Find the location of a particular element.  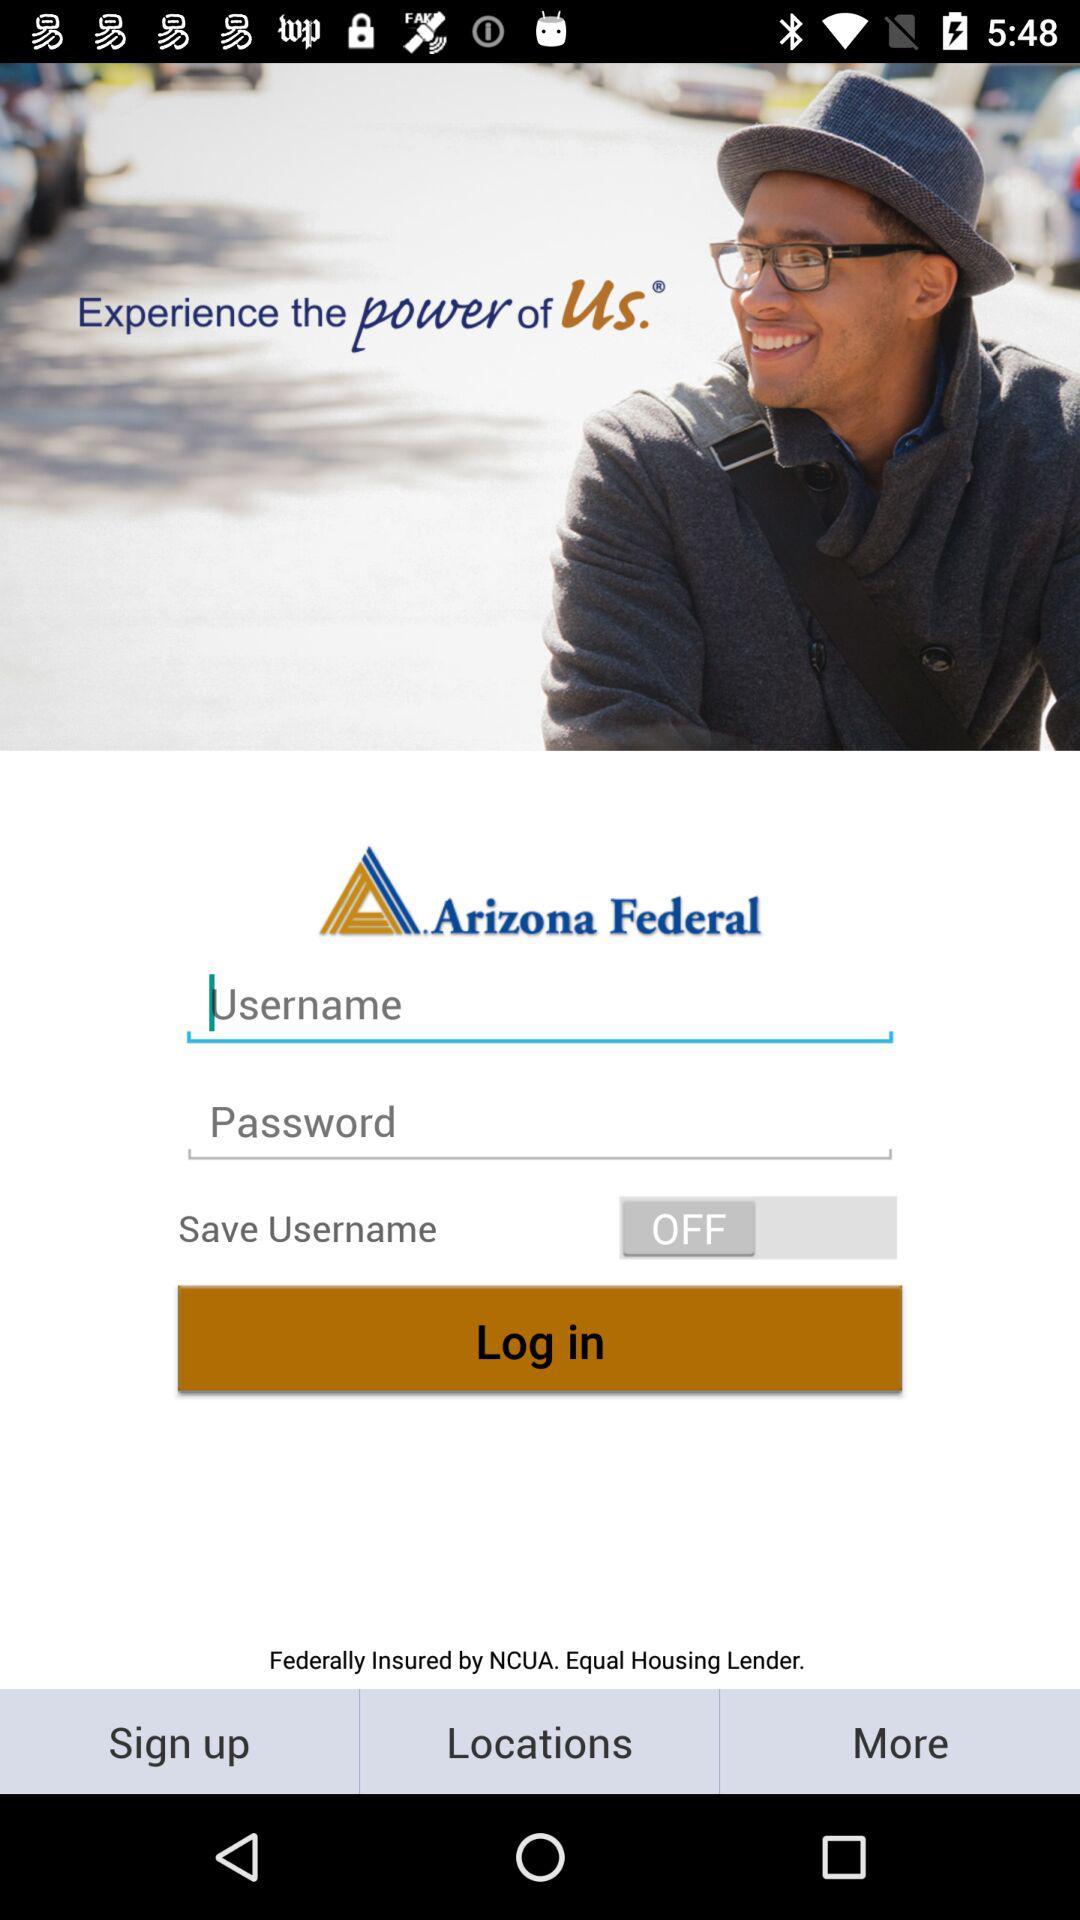

log in icon is located at coordinates (540, 1340).